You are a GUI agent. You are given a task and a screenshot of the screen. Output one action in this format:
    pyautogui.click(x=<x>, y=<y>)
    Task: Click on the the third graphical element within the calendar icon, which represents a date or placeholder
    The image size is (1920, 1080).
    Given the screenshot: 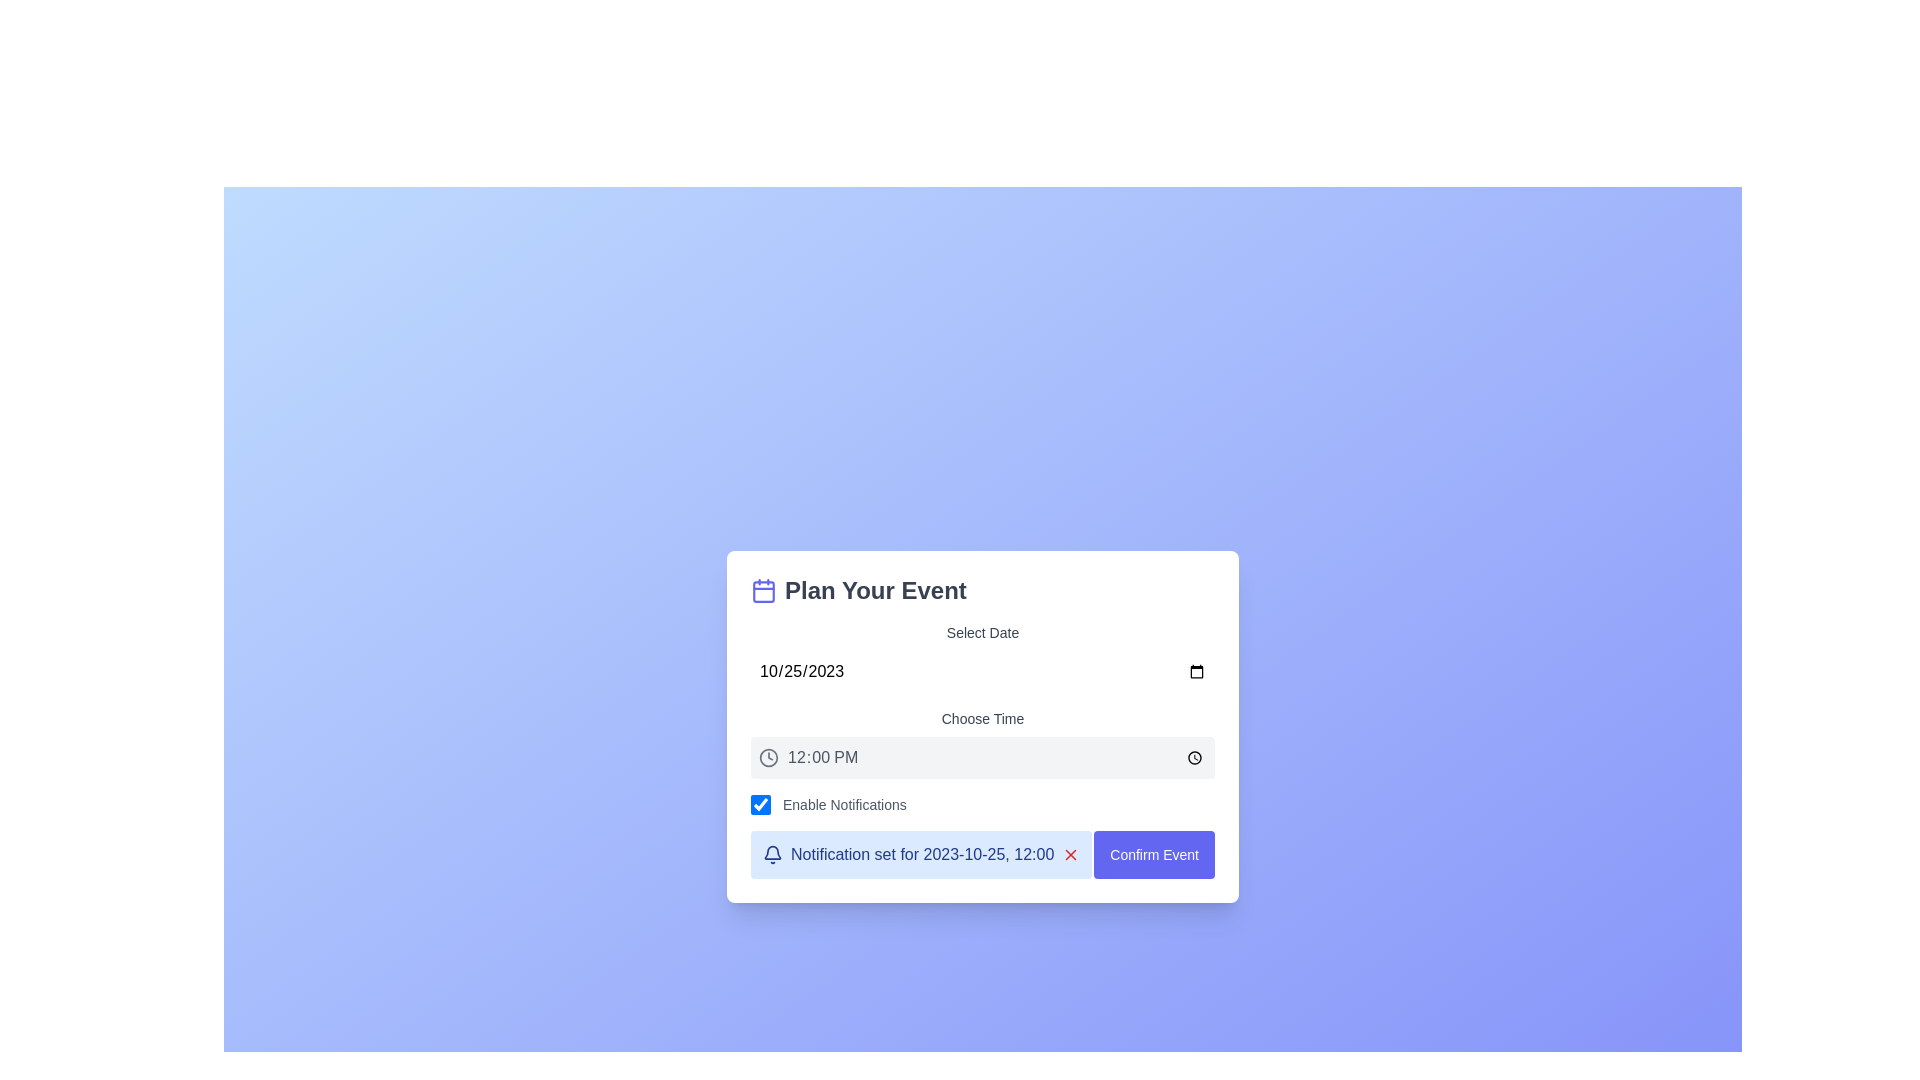 What is the action you would take?
    pyautogui.click(x=762, y=590)
    